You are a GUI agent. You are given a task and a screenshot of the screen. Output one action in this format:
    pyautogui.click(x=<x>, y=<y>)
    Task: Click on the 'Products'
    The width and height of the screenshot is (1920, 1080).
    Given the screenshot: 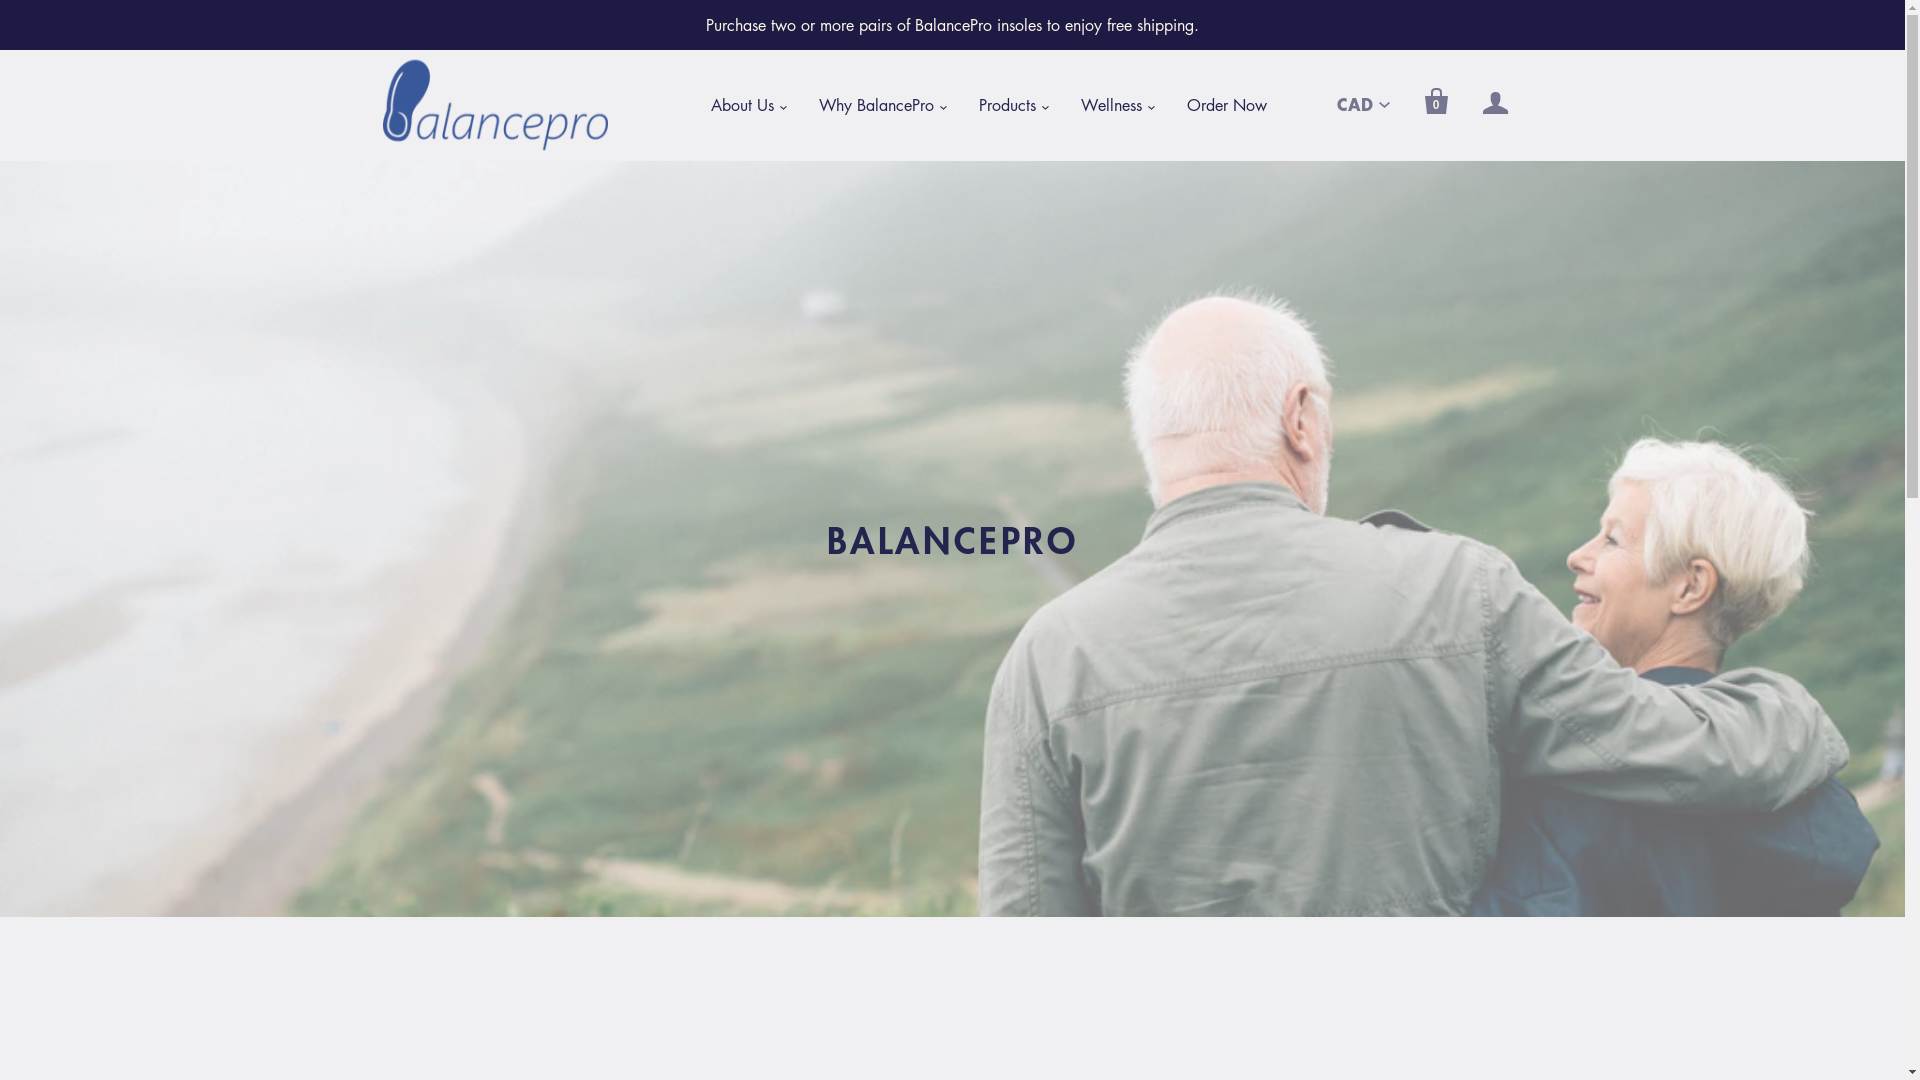 What is the action you would take?
    pyautogui.click(x=957, y=104)
    